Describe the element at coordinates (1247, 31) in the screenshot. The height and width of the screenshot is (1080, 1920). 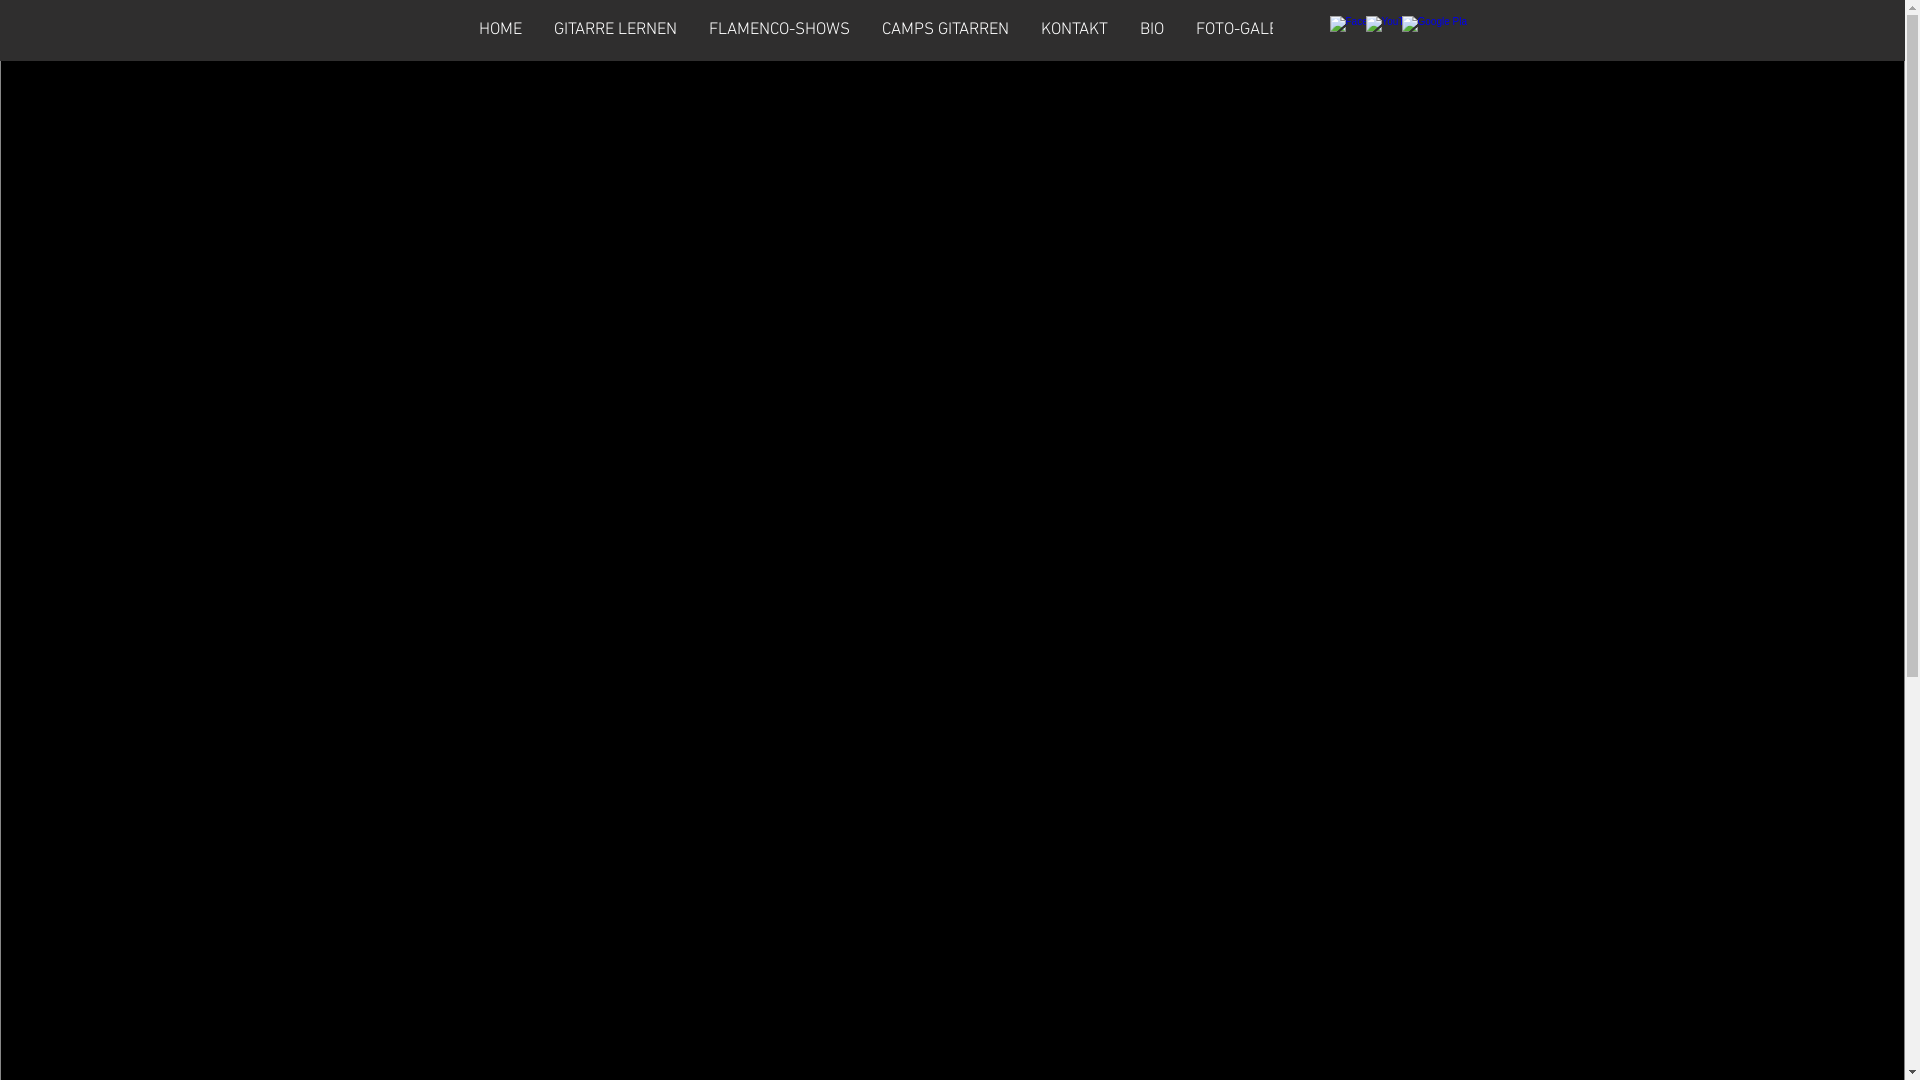
I see `'FOTO-GALERIE'` at that location.